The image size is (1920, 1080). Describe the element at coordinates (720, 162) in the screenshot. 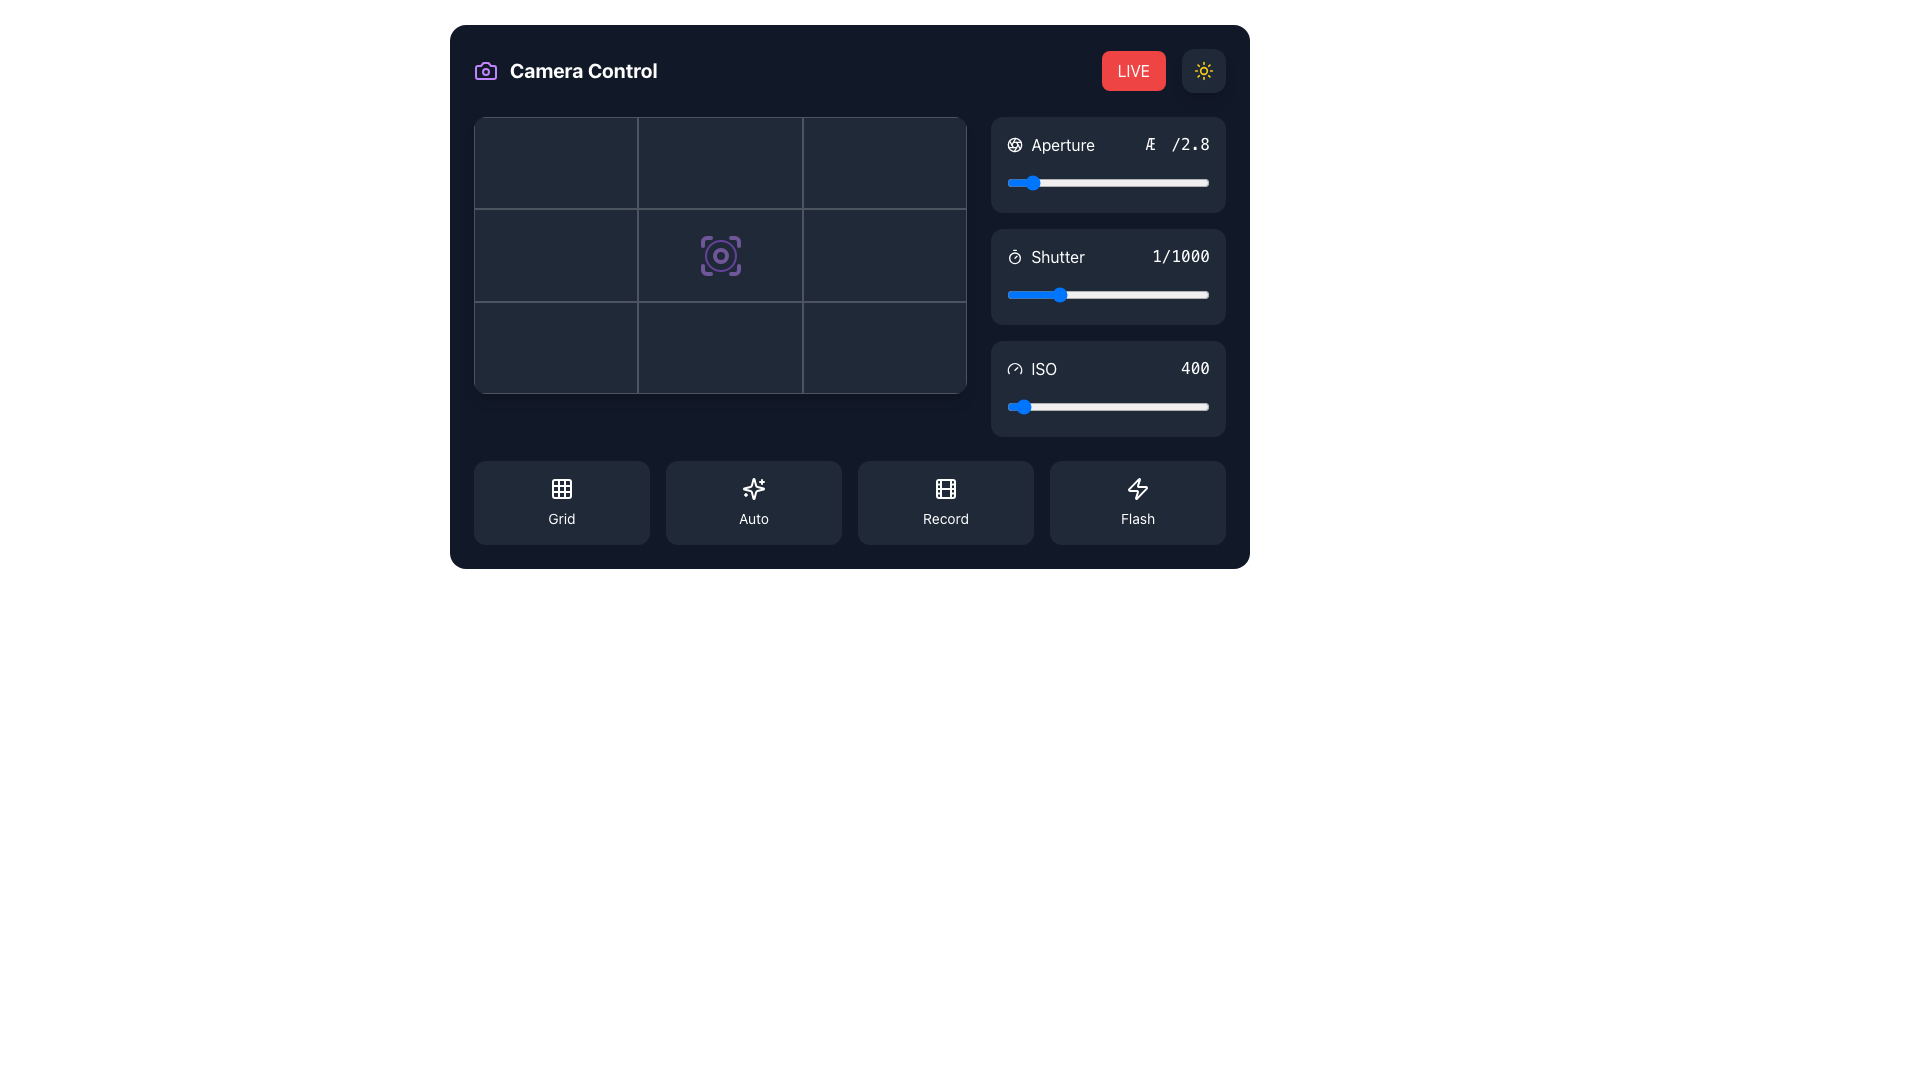

I see `the grid cell located in the top-center of the 3x3 grid layout within the 'Camera Control' interface, specifically in the first row and second column` at that location.